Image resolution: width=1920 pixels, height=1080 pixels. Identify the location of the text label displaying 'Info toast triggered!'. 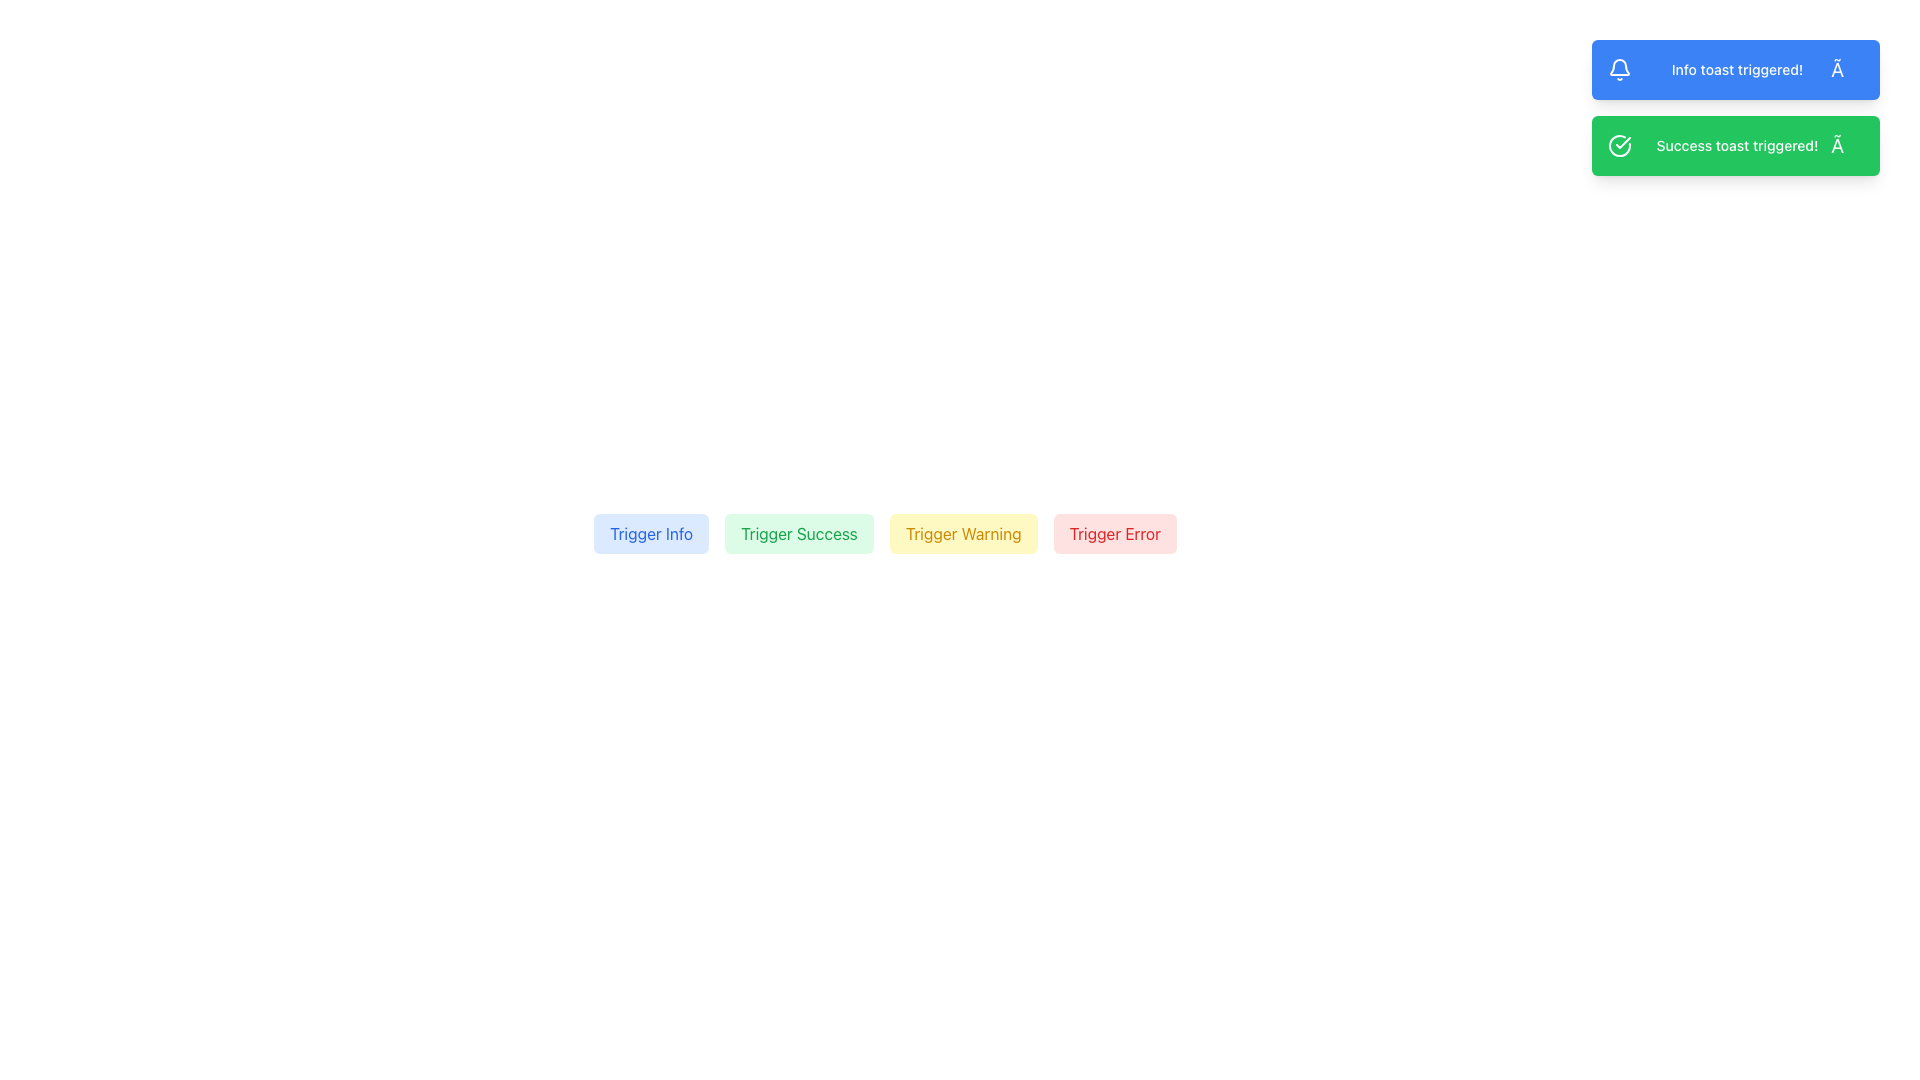
(1736, 68).